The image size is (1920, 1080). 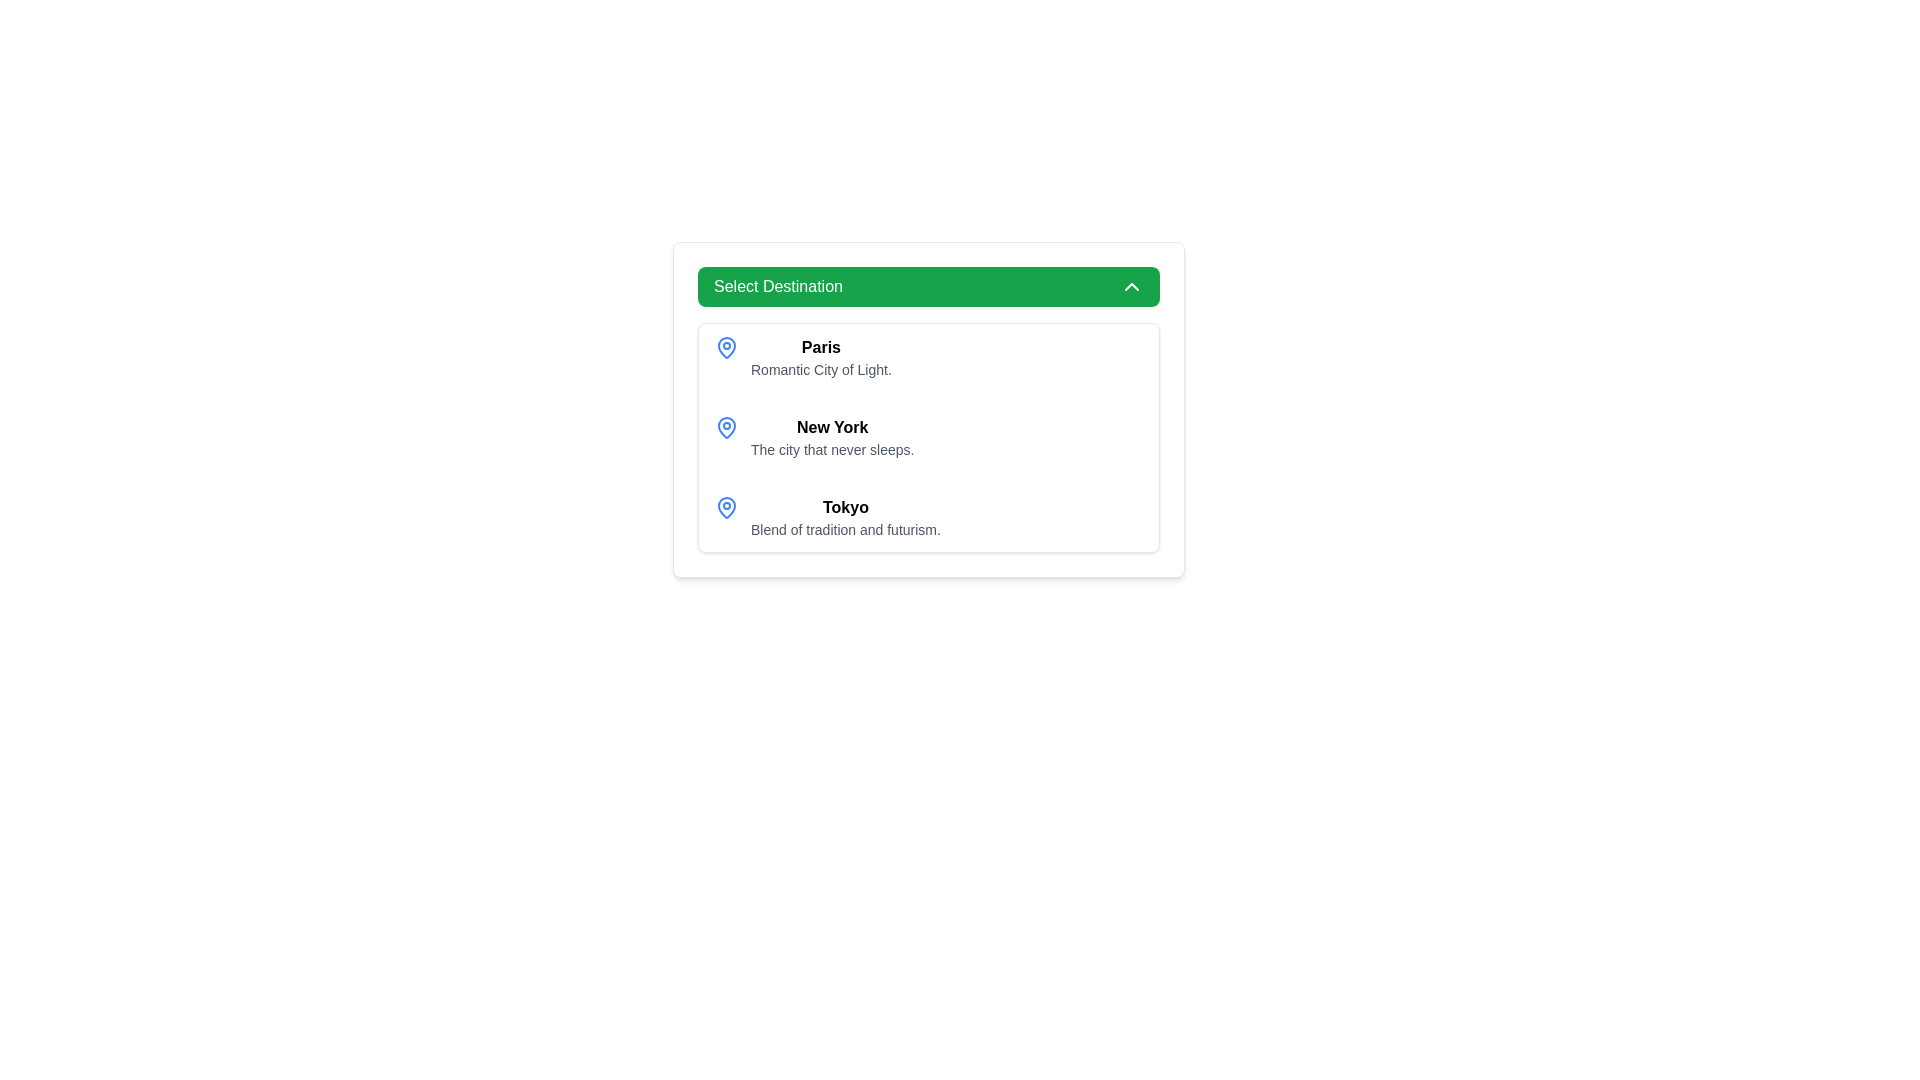 What do you see at coordinates (821, 357) in the screenshot?
I see `the first list item in the 'Select Destination' dropdown menu, which features 'Paris' in bold and 'Romantic City of Light.' in smaller gray font, accompanied by a blue map pin icon` at bounding box center [821, 357].